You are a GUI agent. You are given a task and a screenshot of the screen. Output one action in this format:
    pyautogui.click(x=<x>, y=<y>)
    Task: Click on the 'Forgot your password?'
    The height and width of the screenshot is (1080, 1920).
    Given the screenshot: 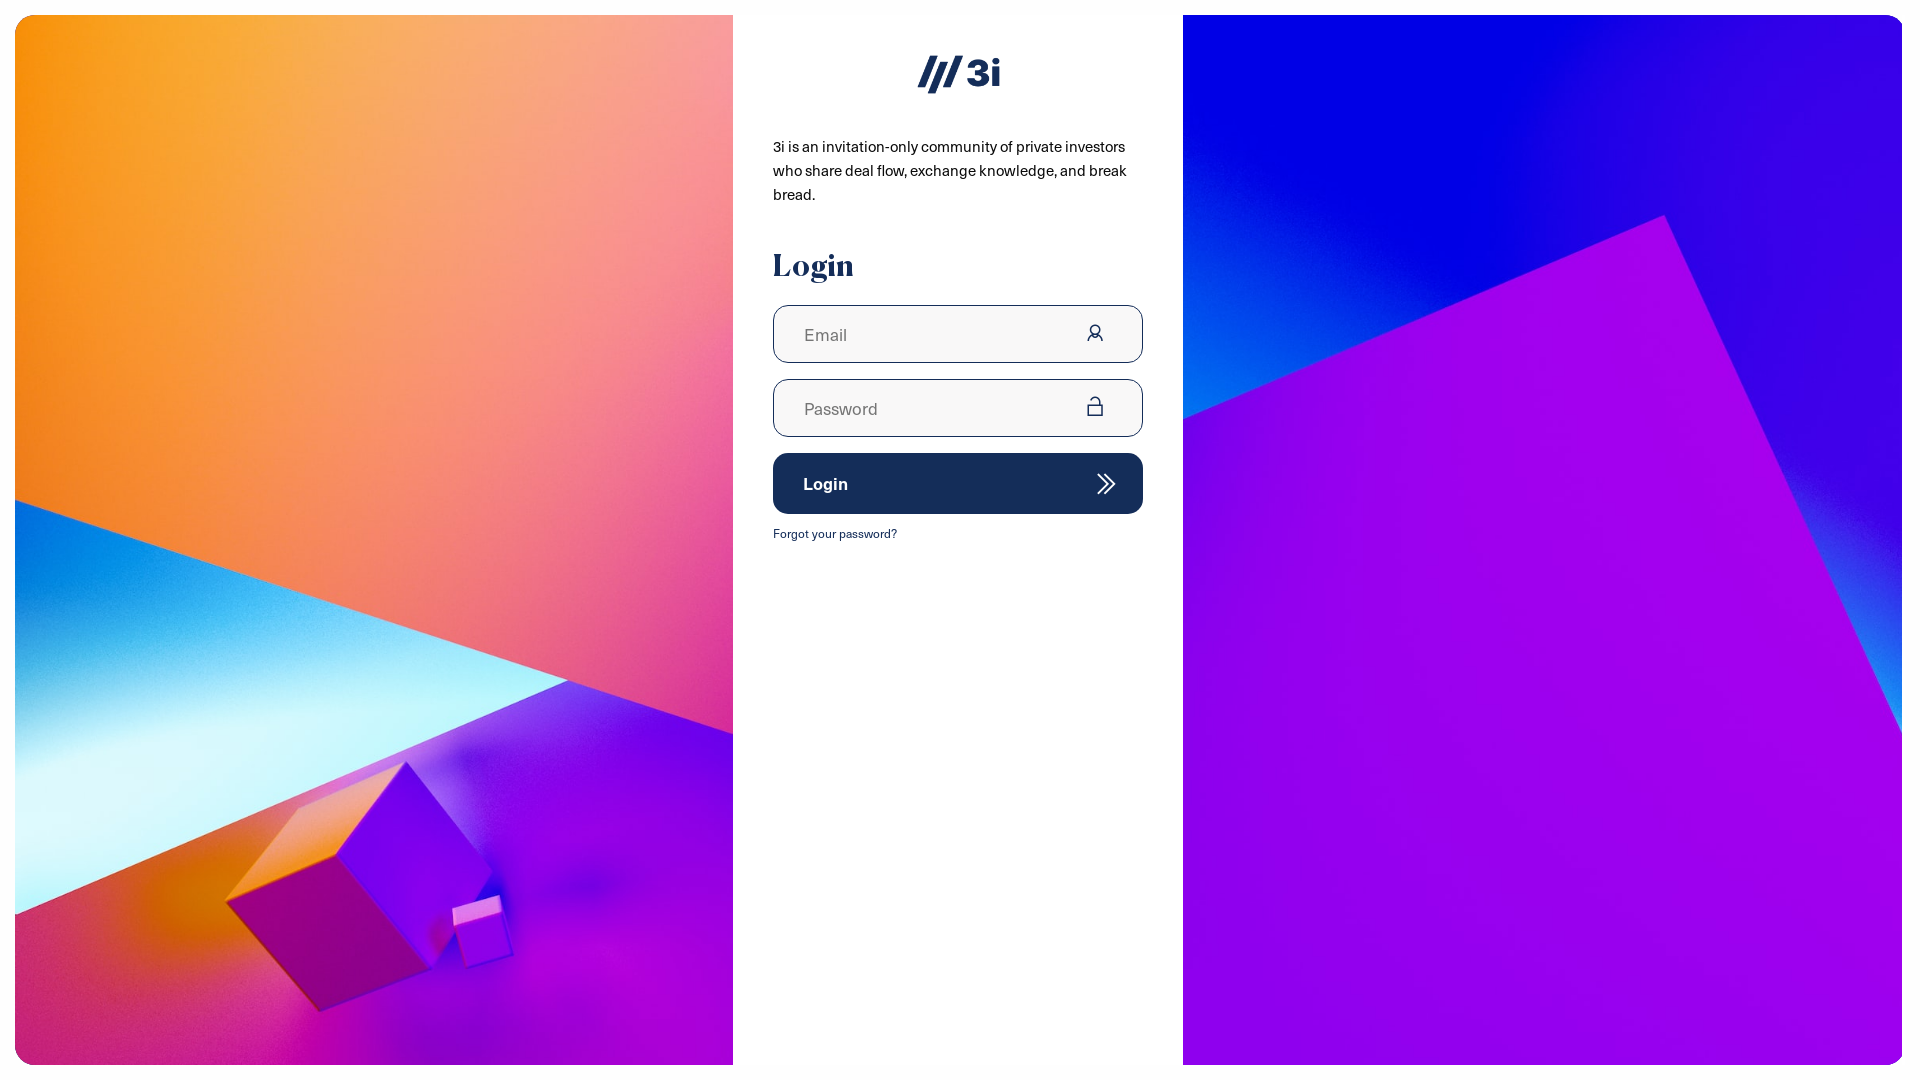 What is the action you would take?
    pyautogui.click(x=835, y=531)
    